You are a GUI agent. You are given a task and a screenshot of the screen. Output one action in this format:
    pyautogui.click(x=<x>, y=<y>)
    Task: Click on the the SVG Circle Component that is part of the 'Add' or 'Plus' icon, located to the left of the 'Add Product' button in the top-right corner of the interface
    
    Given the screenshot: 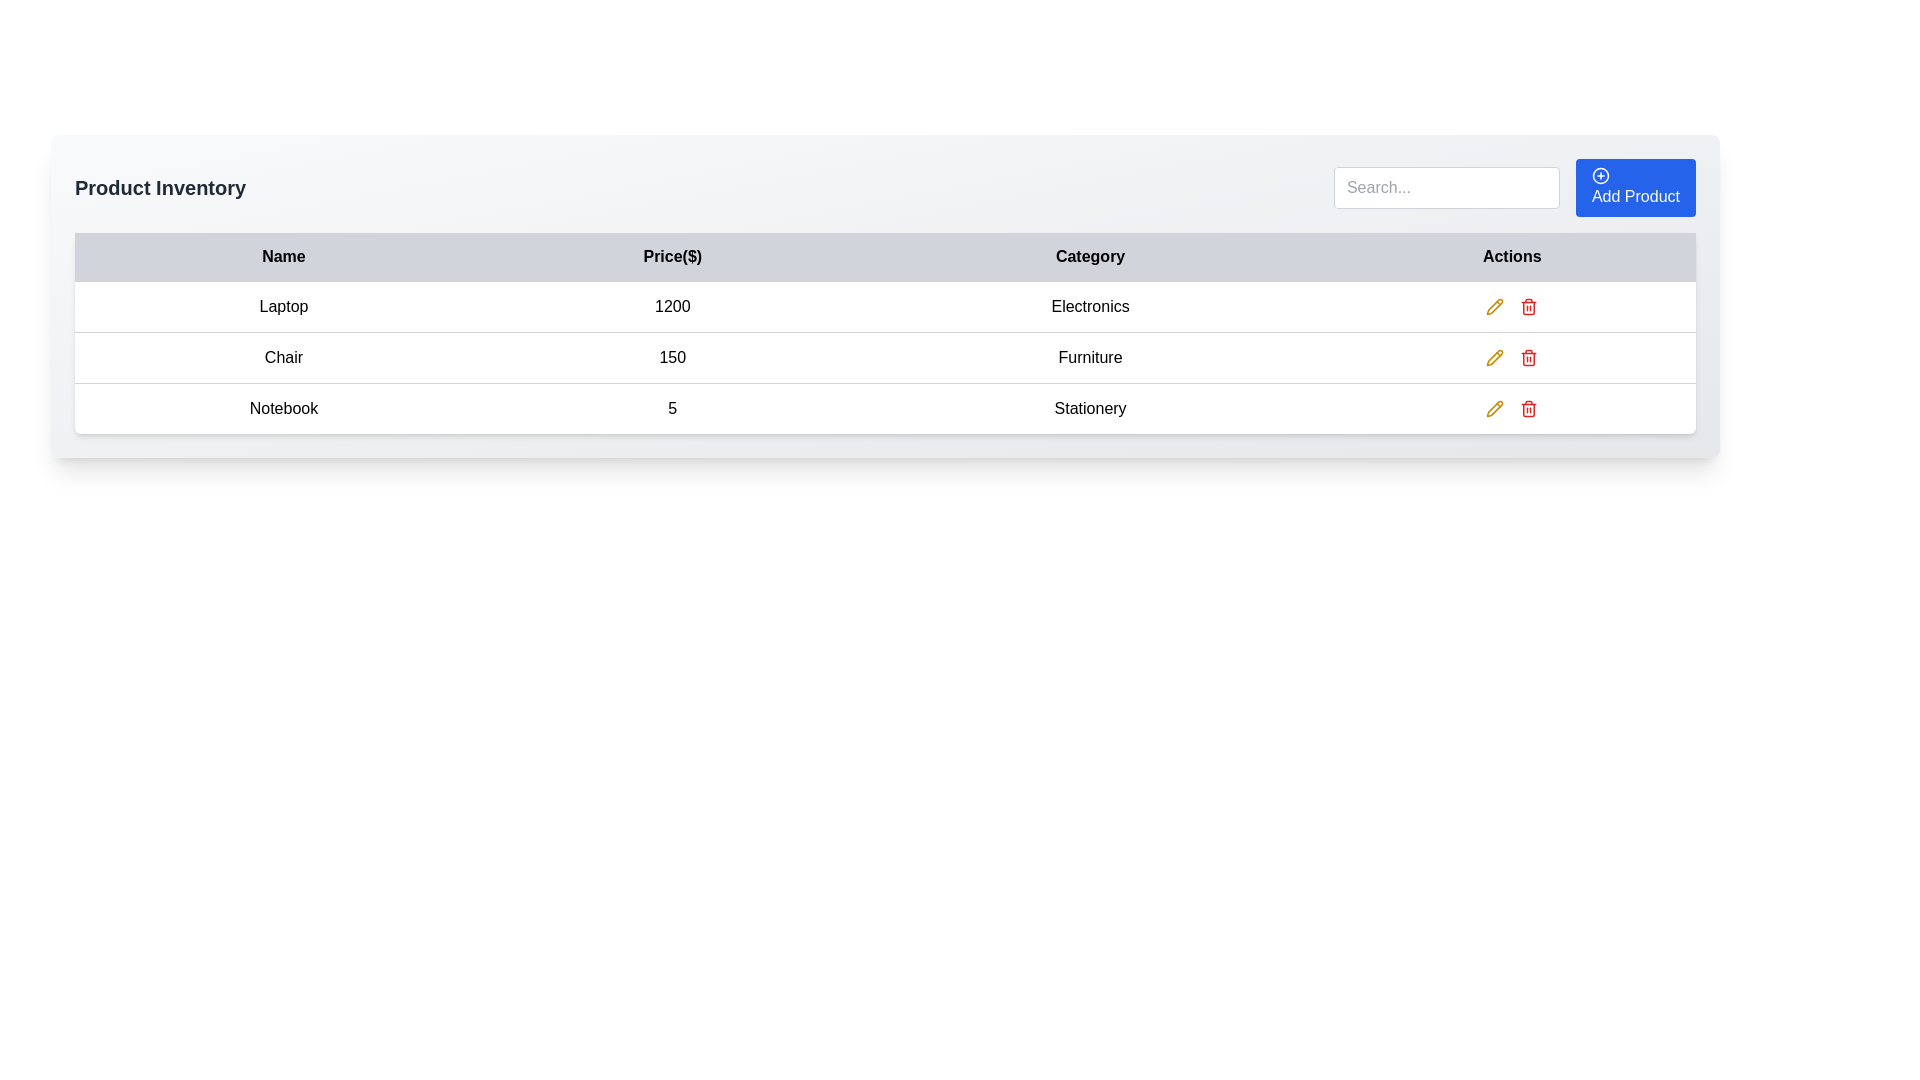 What is the action you would take?
    pyautogui.click(x=1600, y=175)
    